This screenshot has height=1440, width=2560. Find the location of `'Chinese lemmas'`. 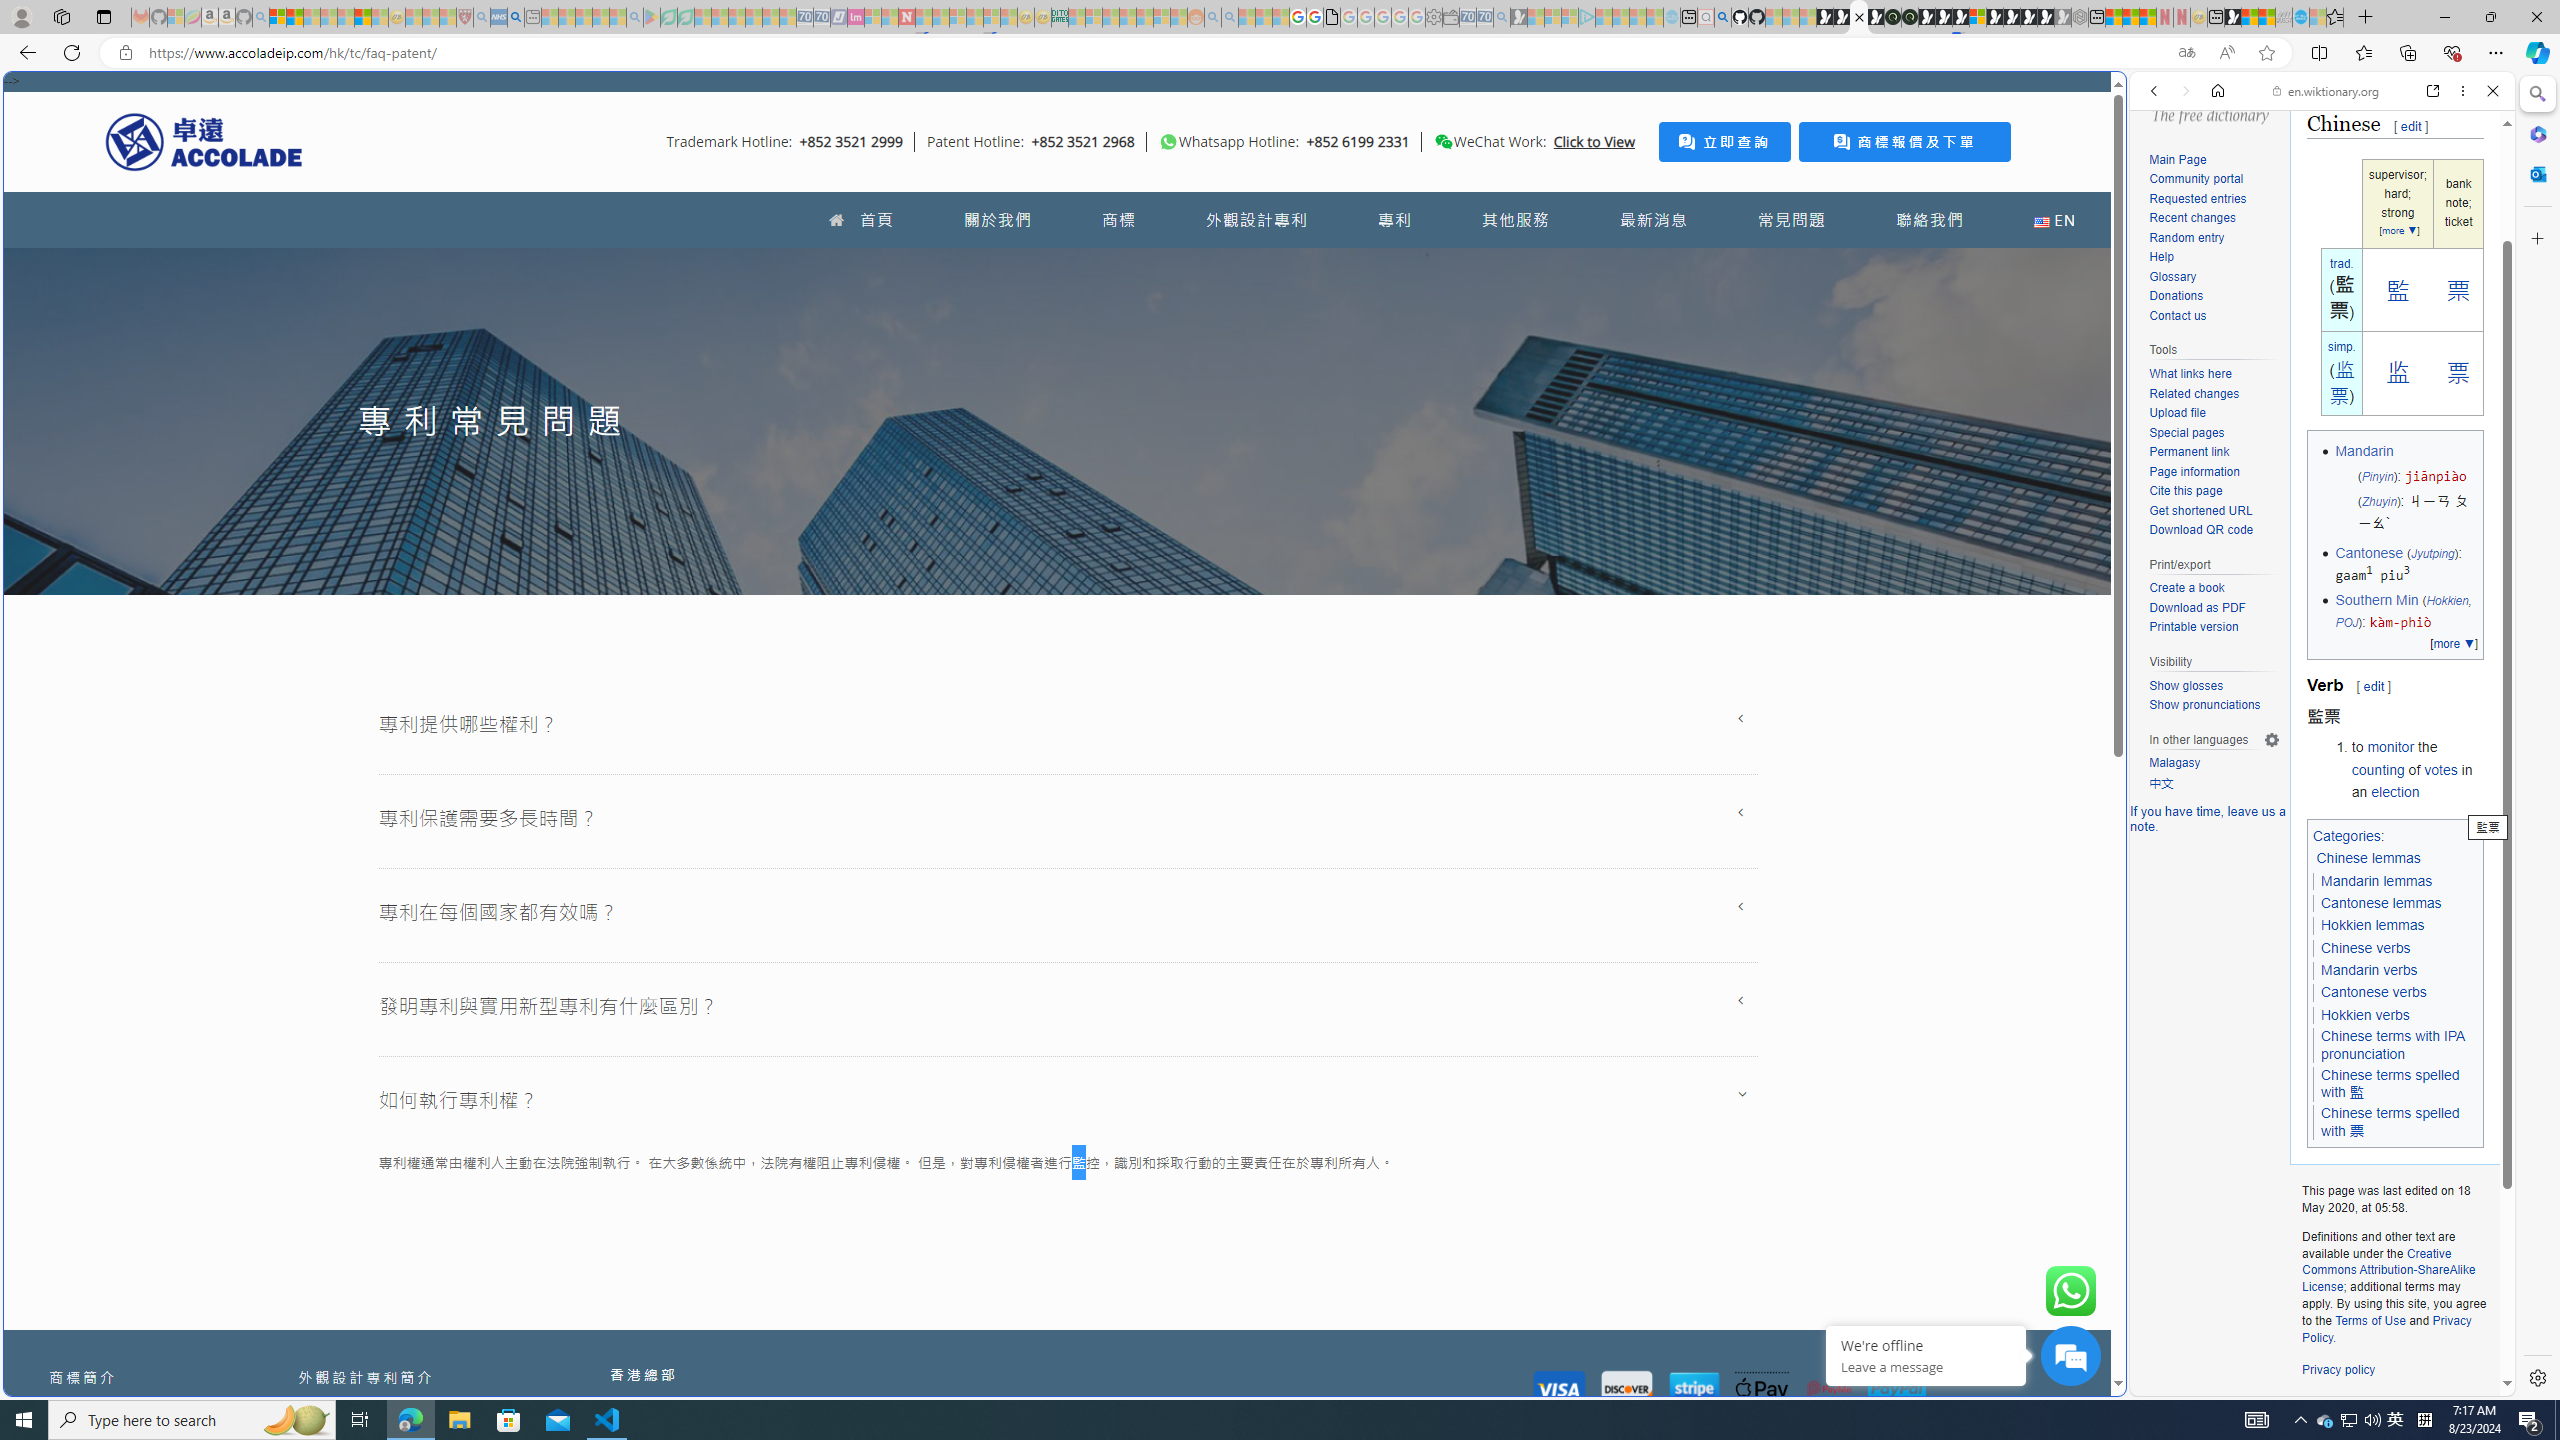

'Chinese lemmas' is located at coordinates (2369, 857).